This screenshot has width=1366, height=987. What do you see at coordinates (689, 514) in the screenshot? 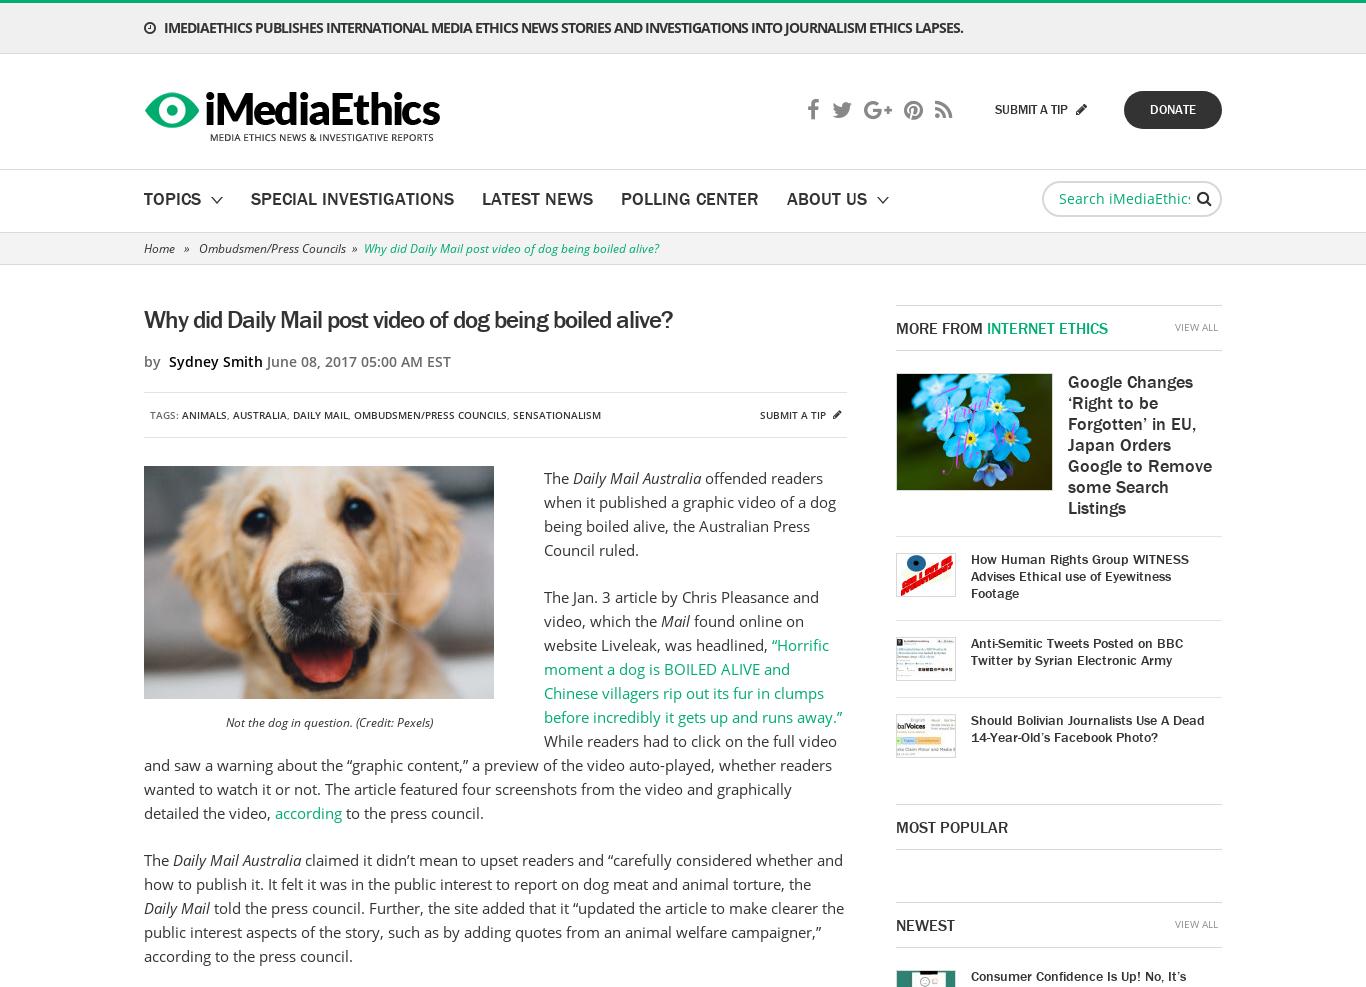
I see `'offended readers when it published a graphic video of a dog being boiled alive, the Australian Press Council ruled.'` at bounding box center [689, 514].